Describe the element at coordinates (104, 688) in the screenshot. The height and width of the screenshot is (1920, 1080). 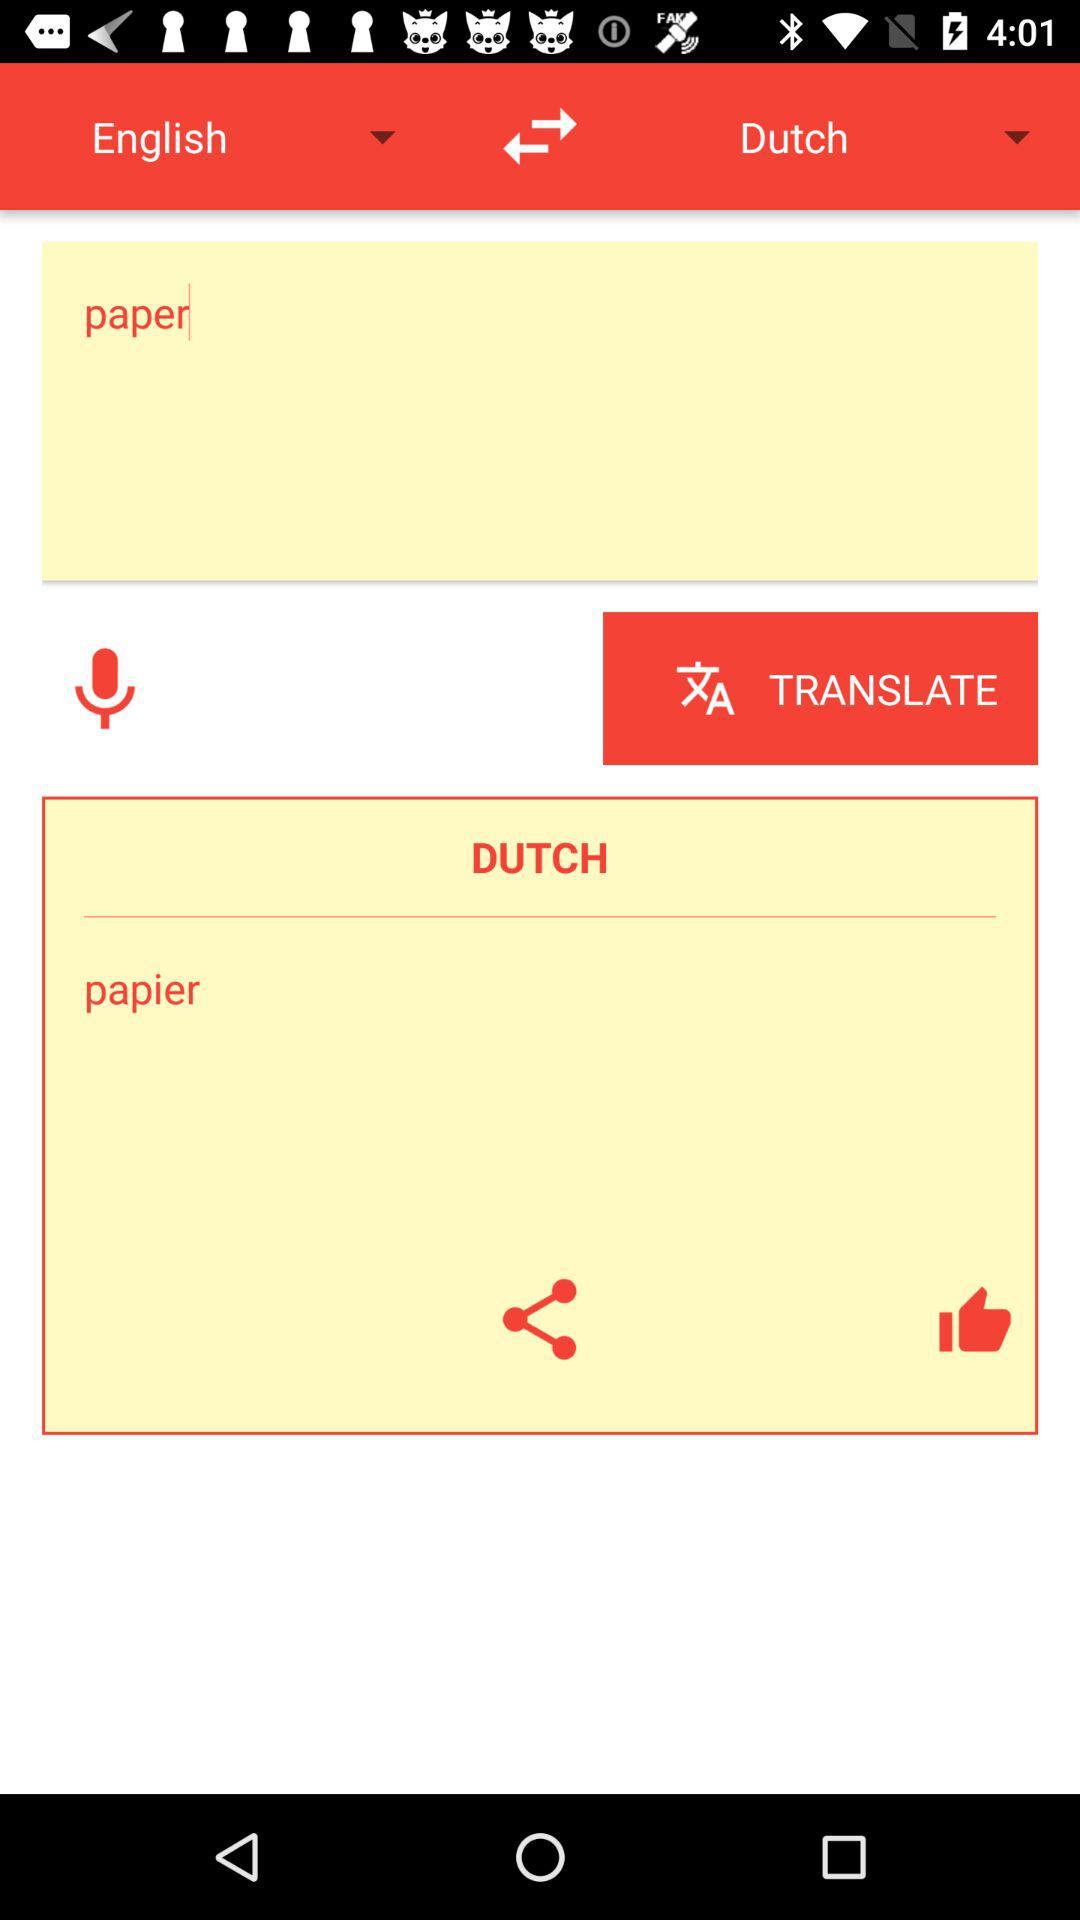
I see `the microphone icon` at that location.